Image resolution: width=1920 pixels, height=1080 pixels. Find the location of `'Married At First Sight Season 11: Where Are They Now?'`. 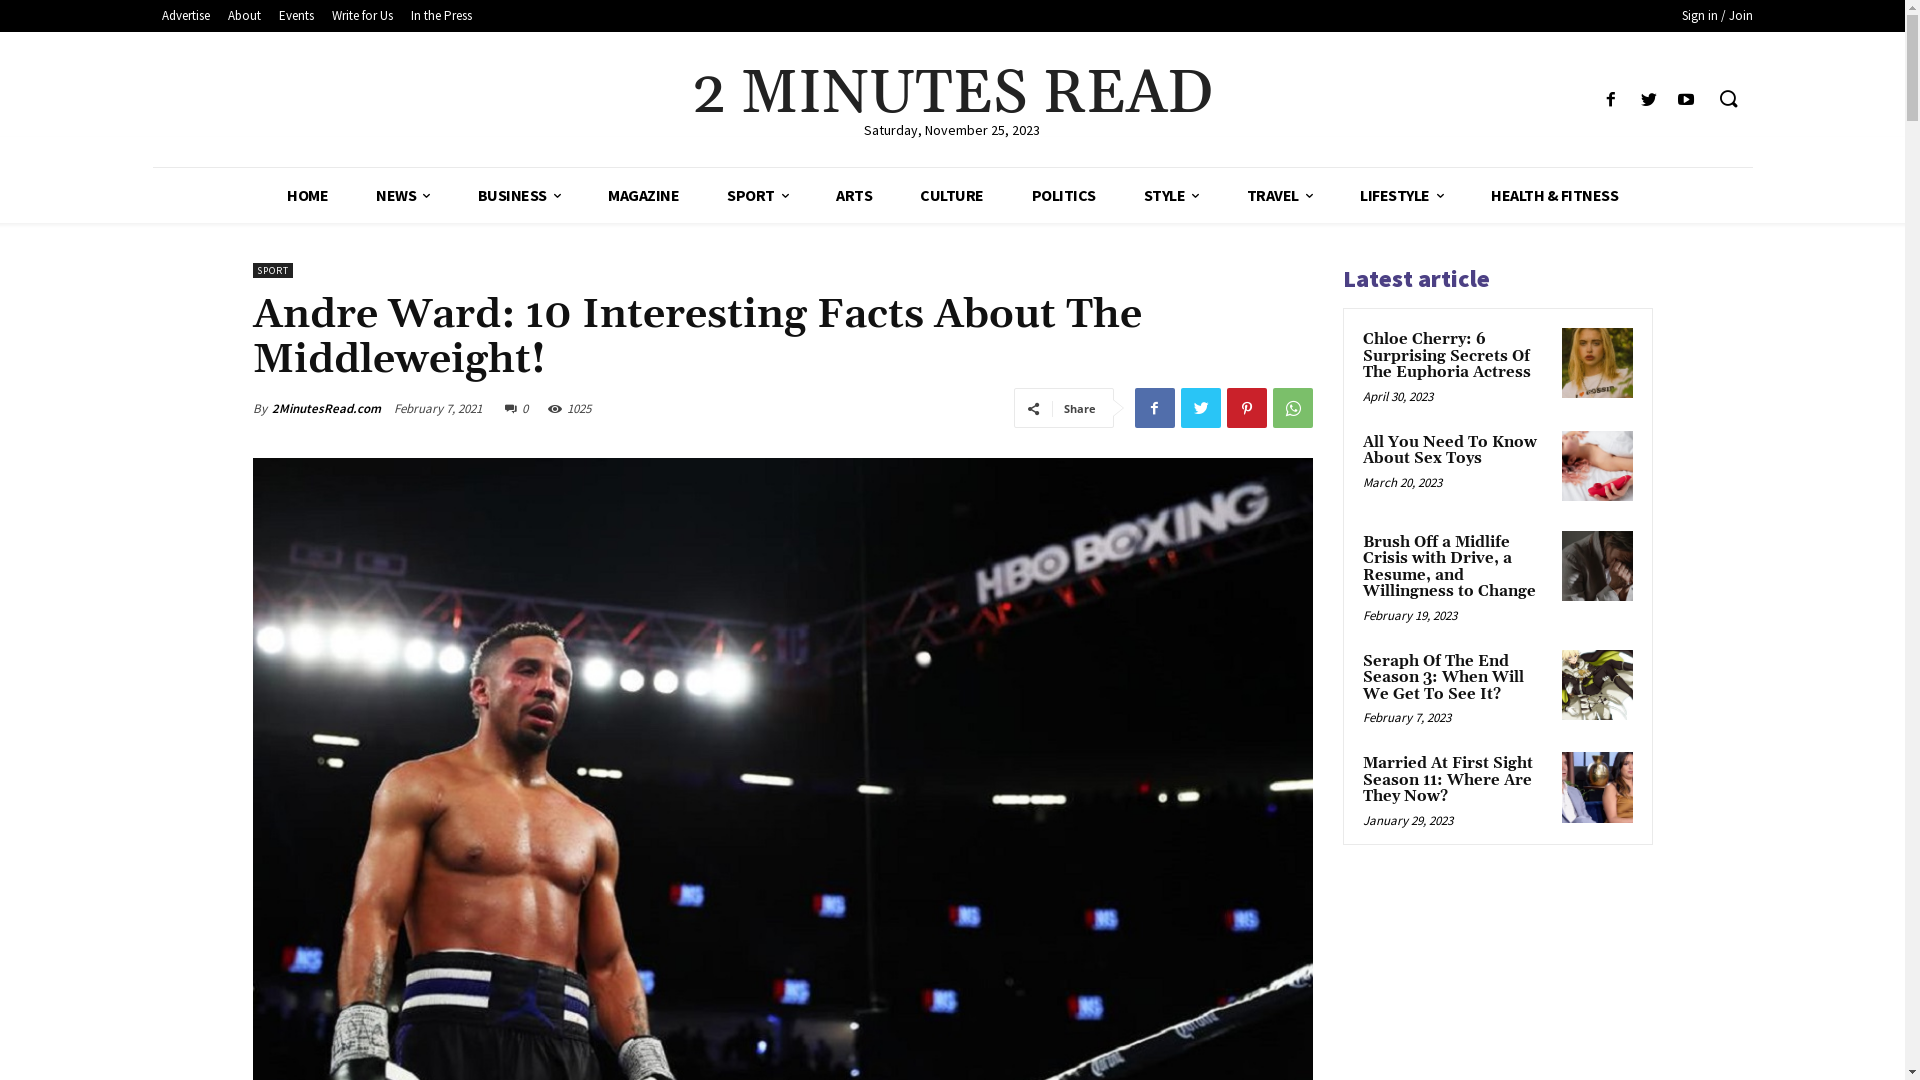

'Married At First Sight Season 11: Where Are They Now?' is located at coordinates (1446, 778).